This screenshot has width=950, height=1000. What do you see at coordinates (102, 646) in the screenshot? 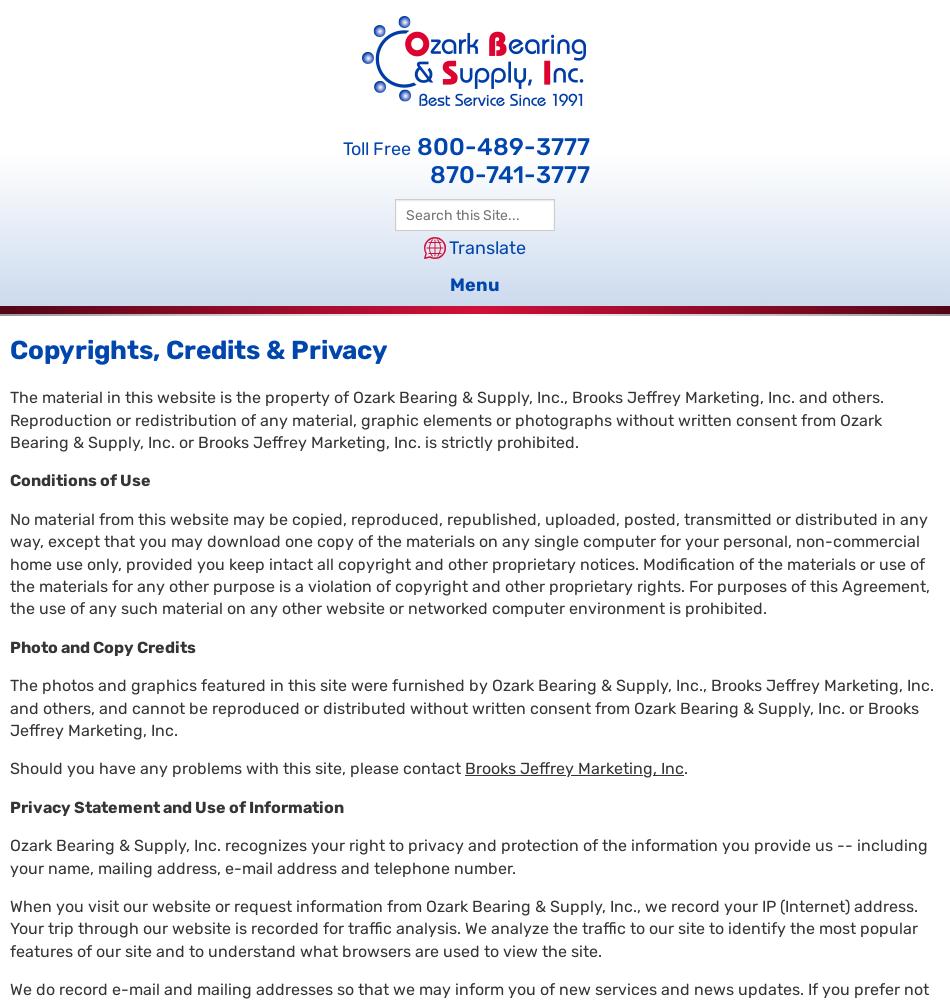
I see `'Photo and Copy Credits'` at bounding box center [102, 646].